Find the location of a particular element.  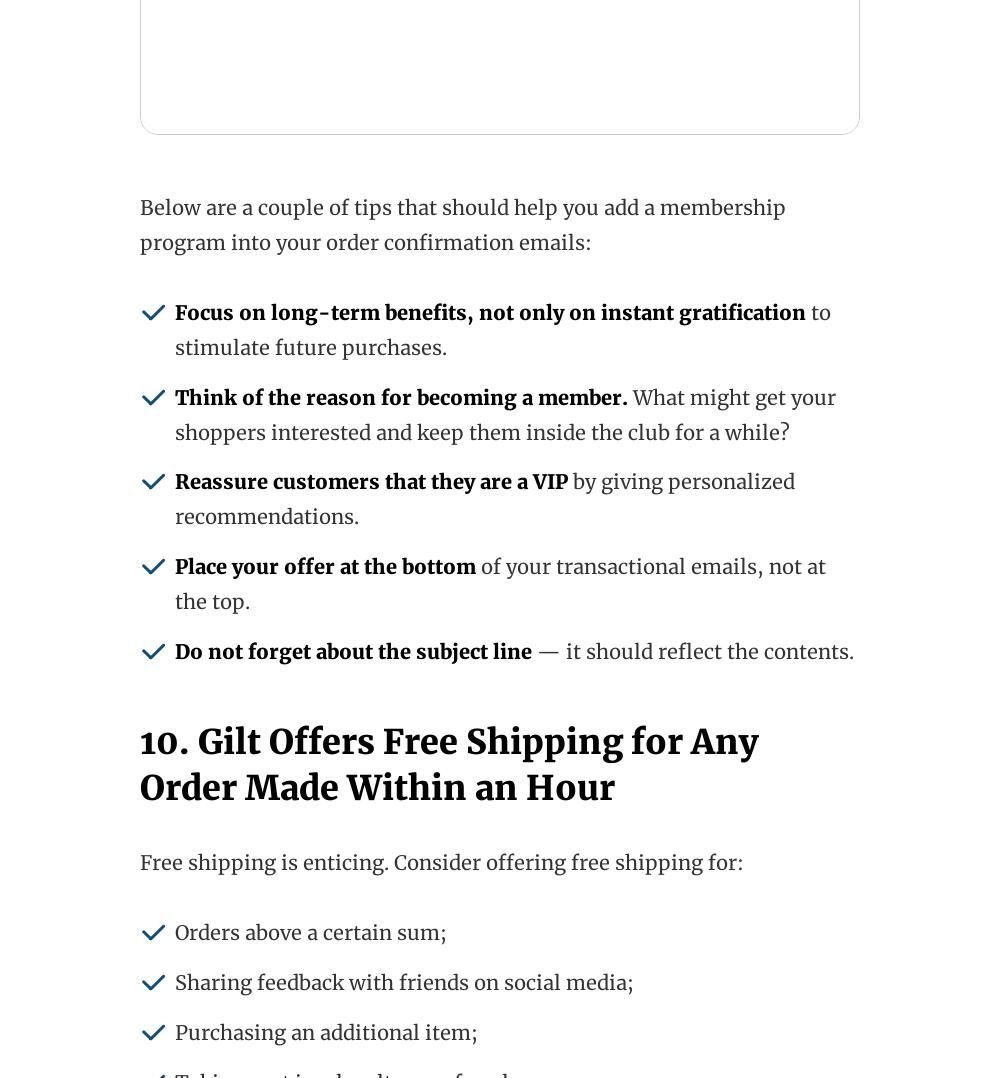

'Below are a couple of tips that should help you add a membership program into your order confirmation emails:' is located at coordinates (462, 224).